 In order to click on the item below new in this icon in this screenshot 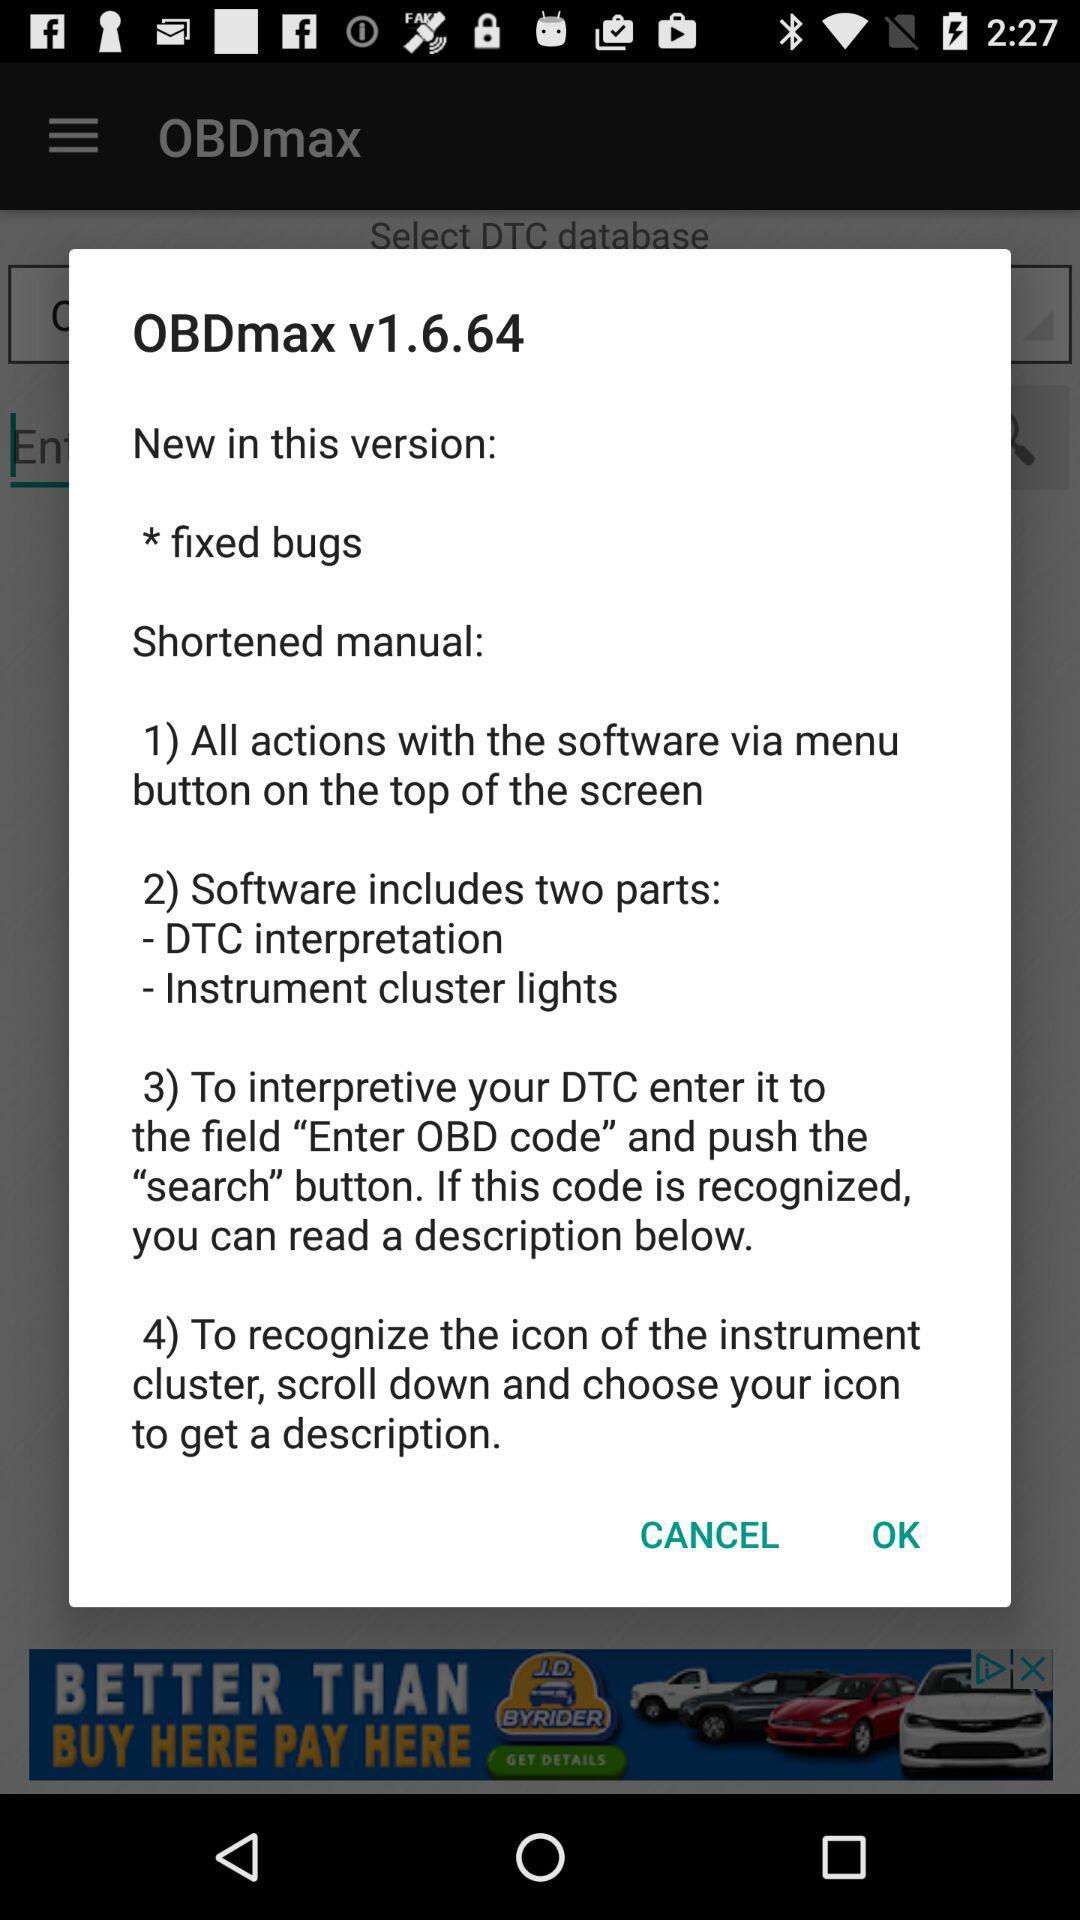, I will do `click(708, 1532)`.